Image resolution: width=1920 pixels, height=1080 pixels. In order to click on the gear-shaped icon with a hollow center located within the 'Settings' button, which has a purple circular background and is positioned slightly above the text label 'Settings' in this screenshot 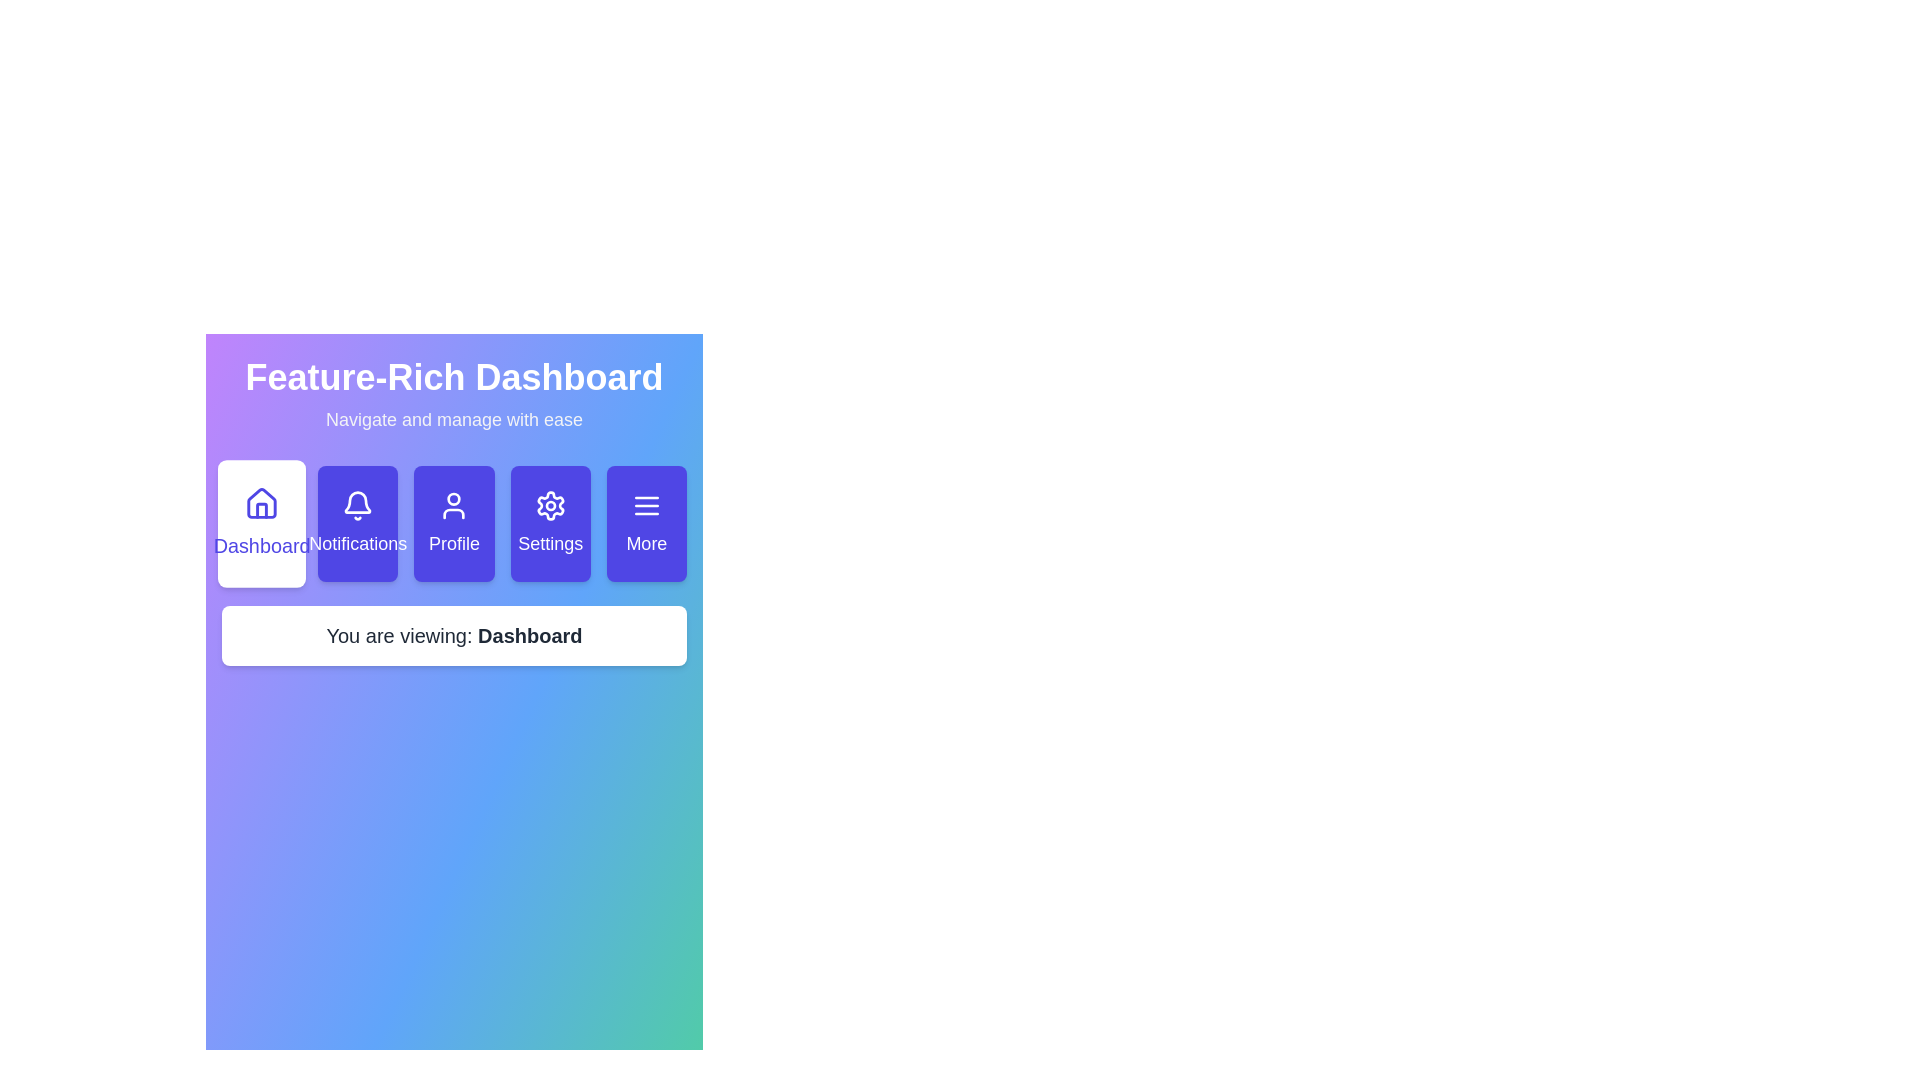, I will do `click(550, 504)`.